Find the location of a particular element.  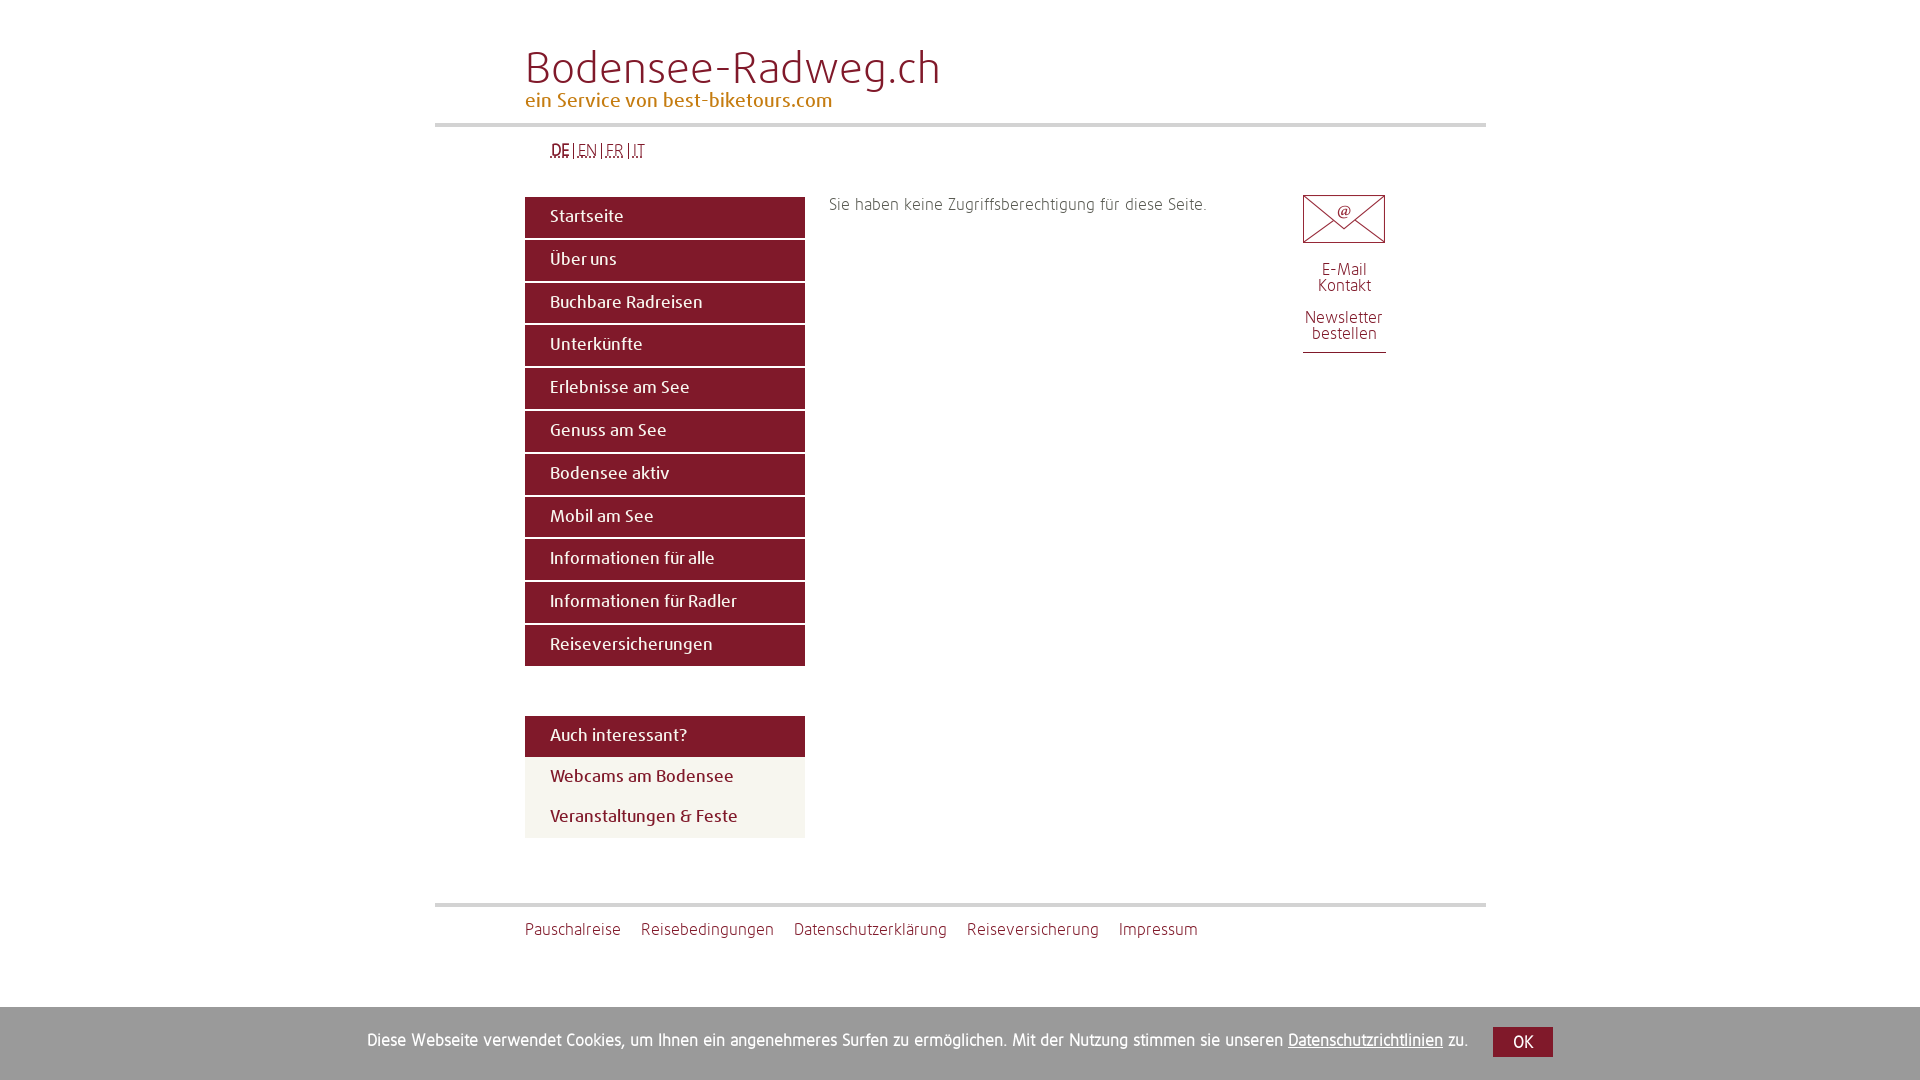

'Startseite' is located at coordinates (662, 217).